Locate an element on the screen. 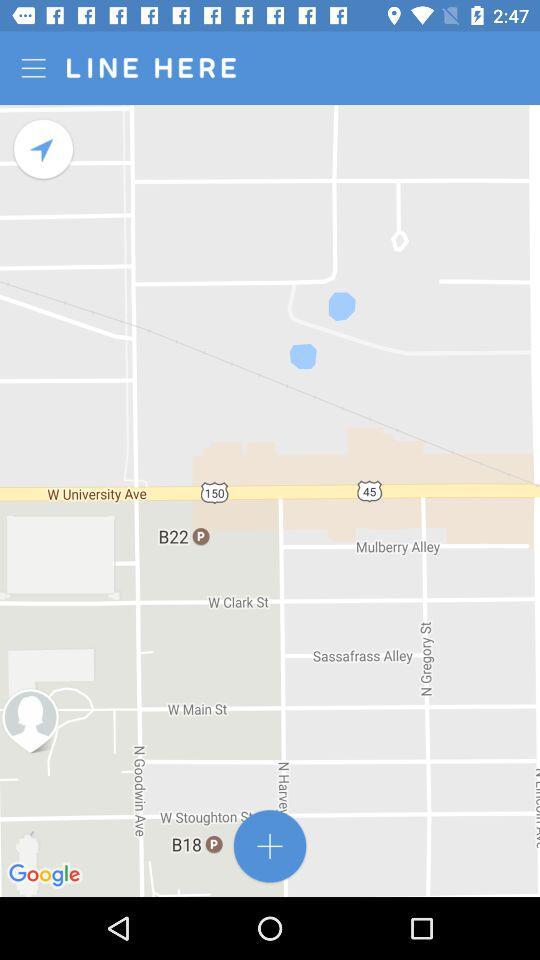 The height and width of the screenshot is (960, 540). app online is located at coordinates (270, 846).